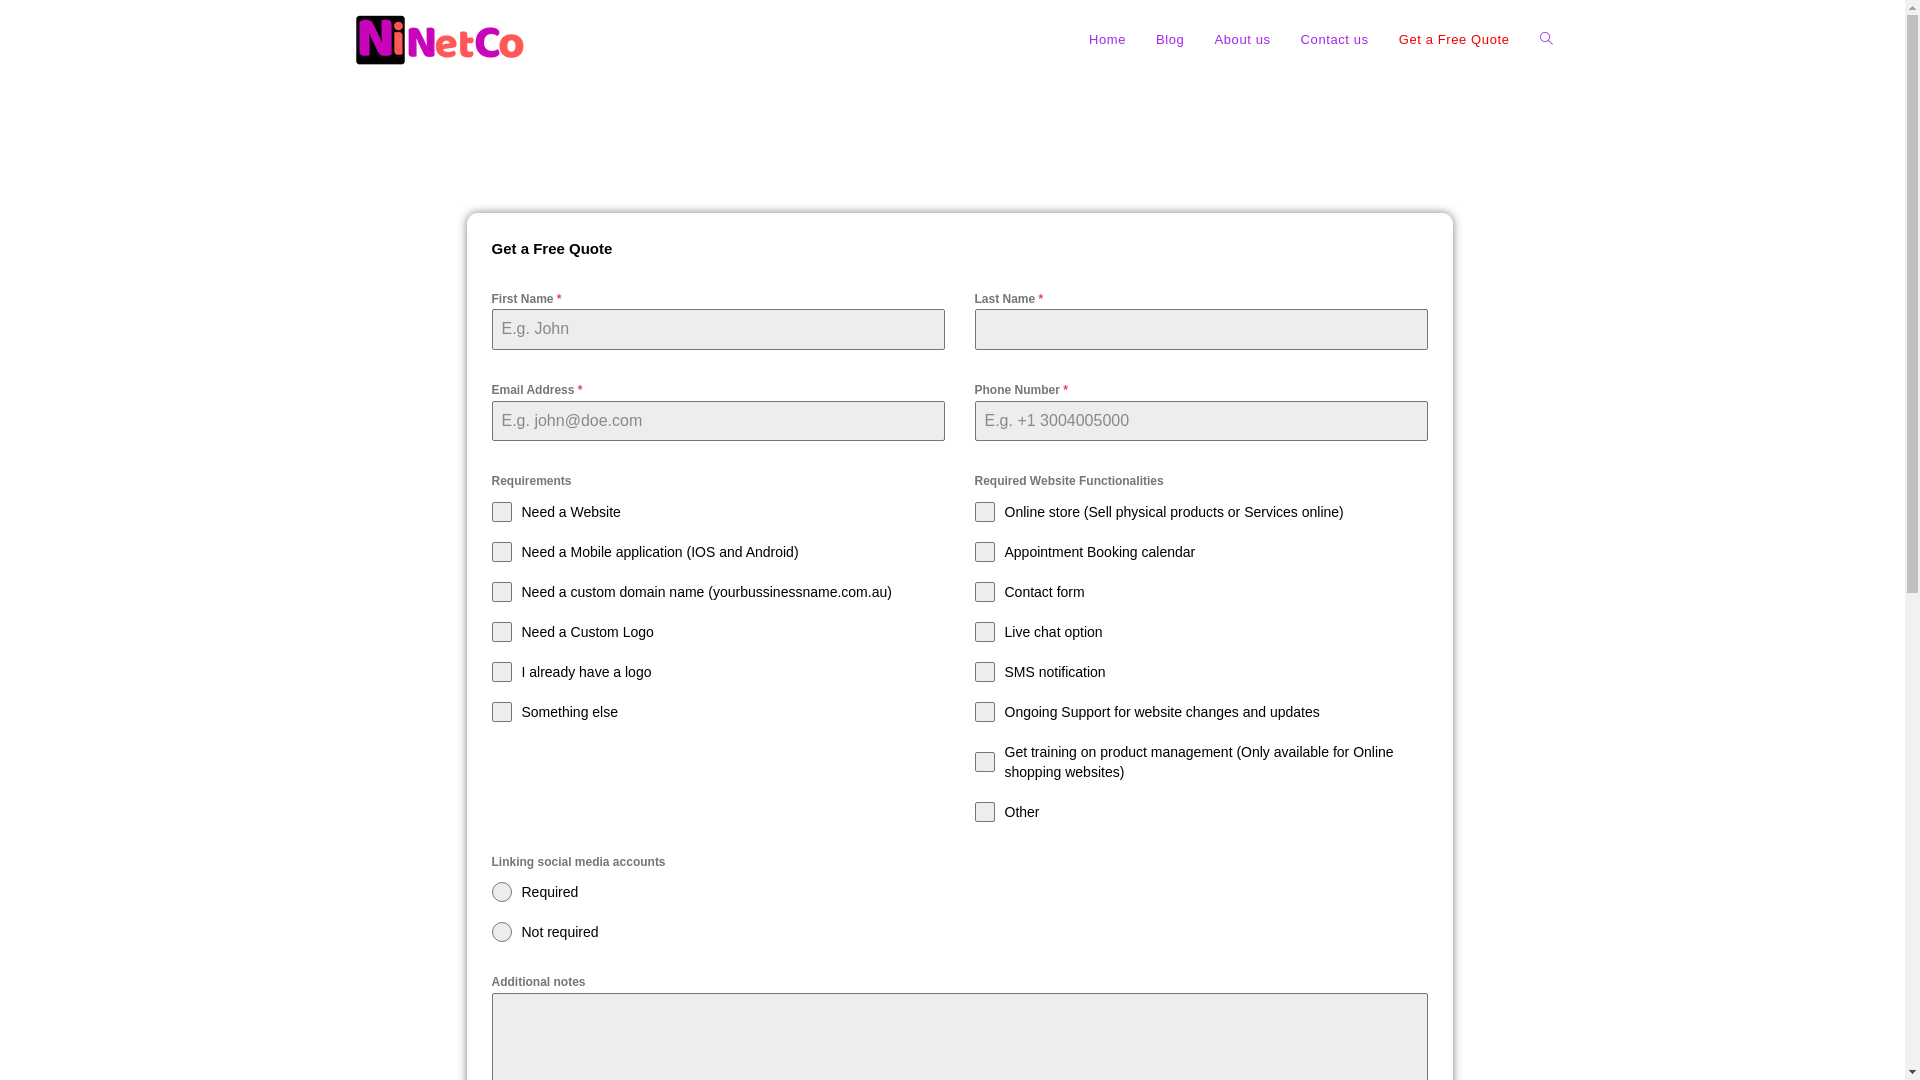  I want to click on 'Contact us', so click(1334, 39).